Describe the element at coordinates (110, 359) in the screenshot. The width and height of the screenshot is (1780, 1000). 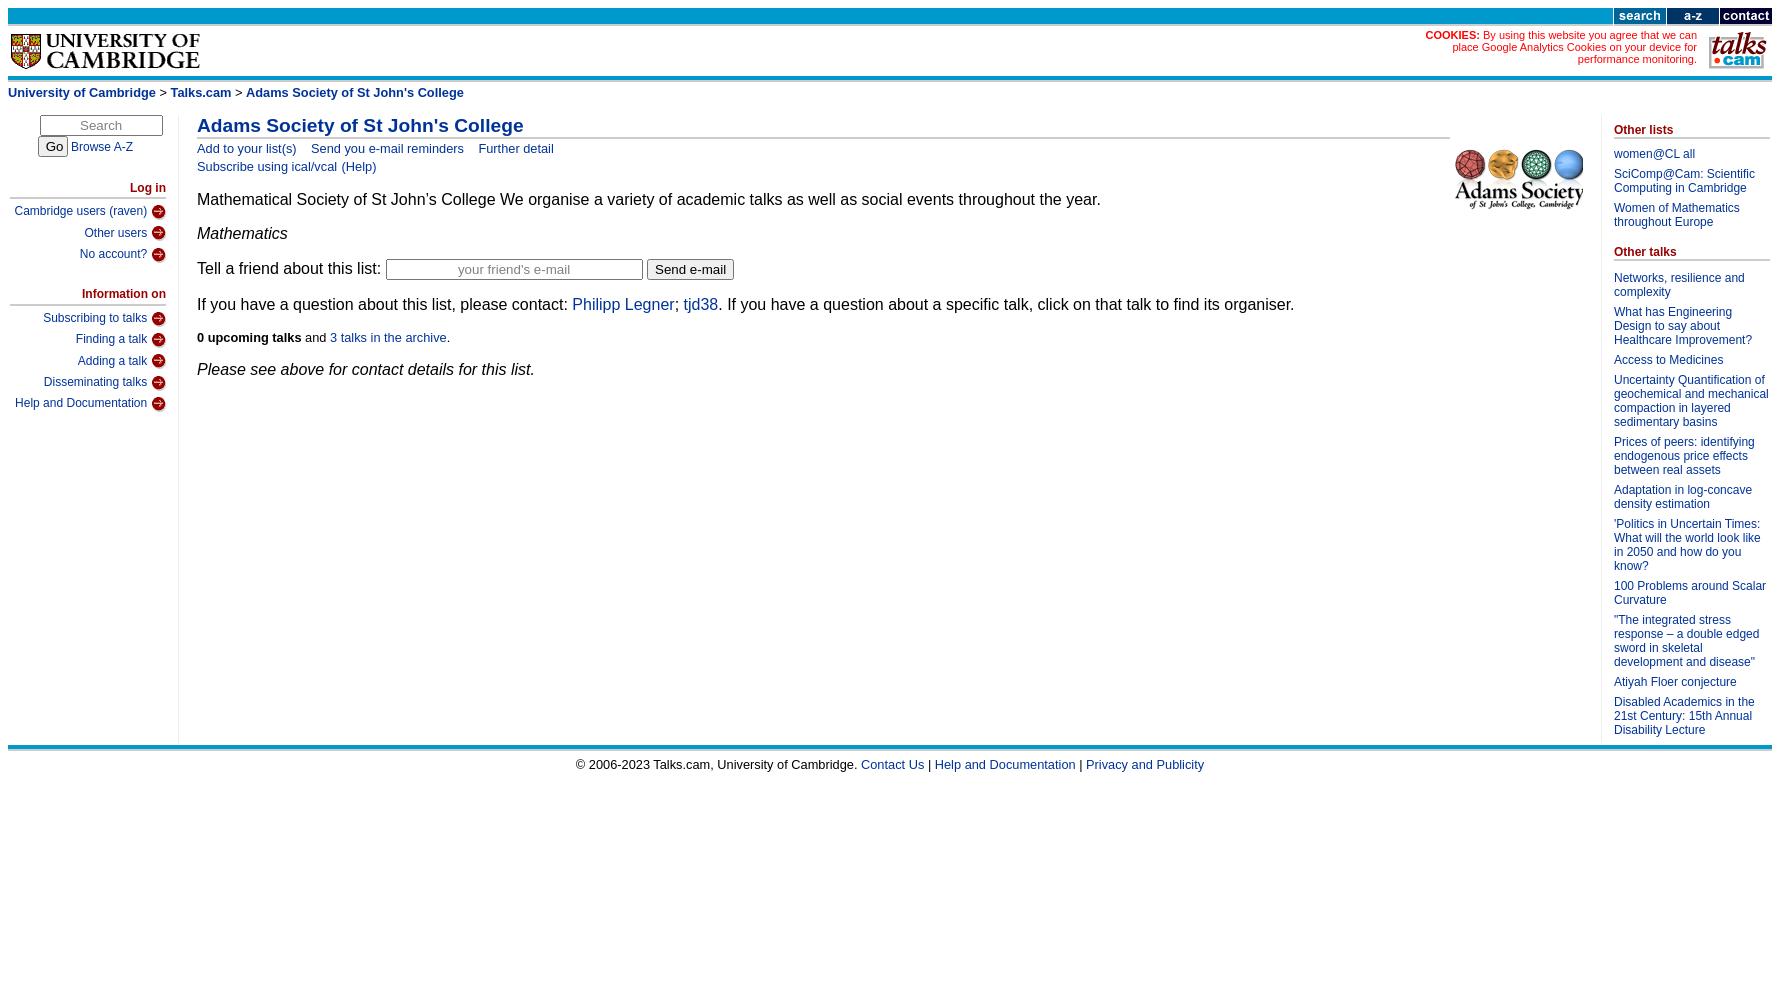
I see `'Adding a talk'` at that location.